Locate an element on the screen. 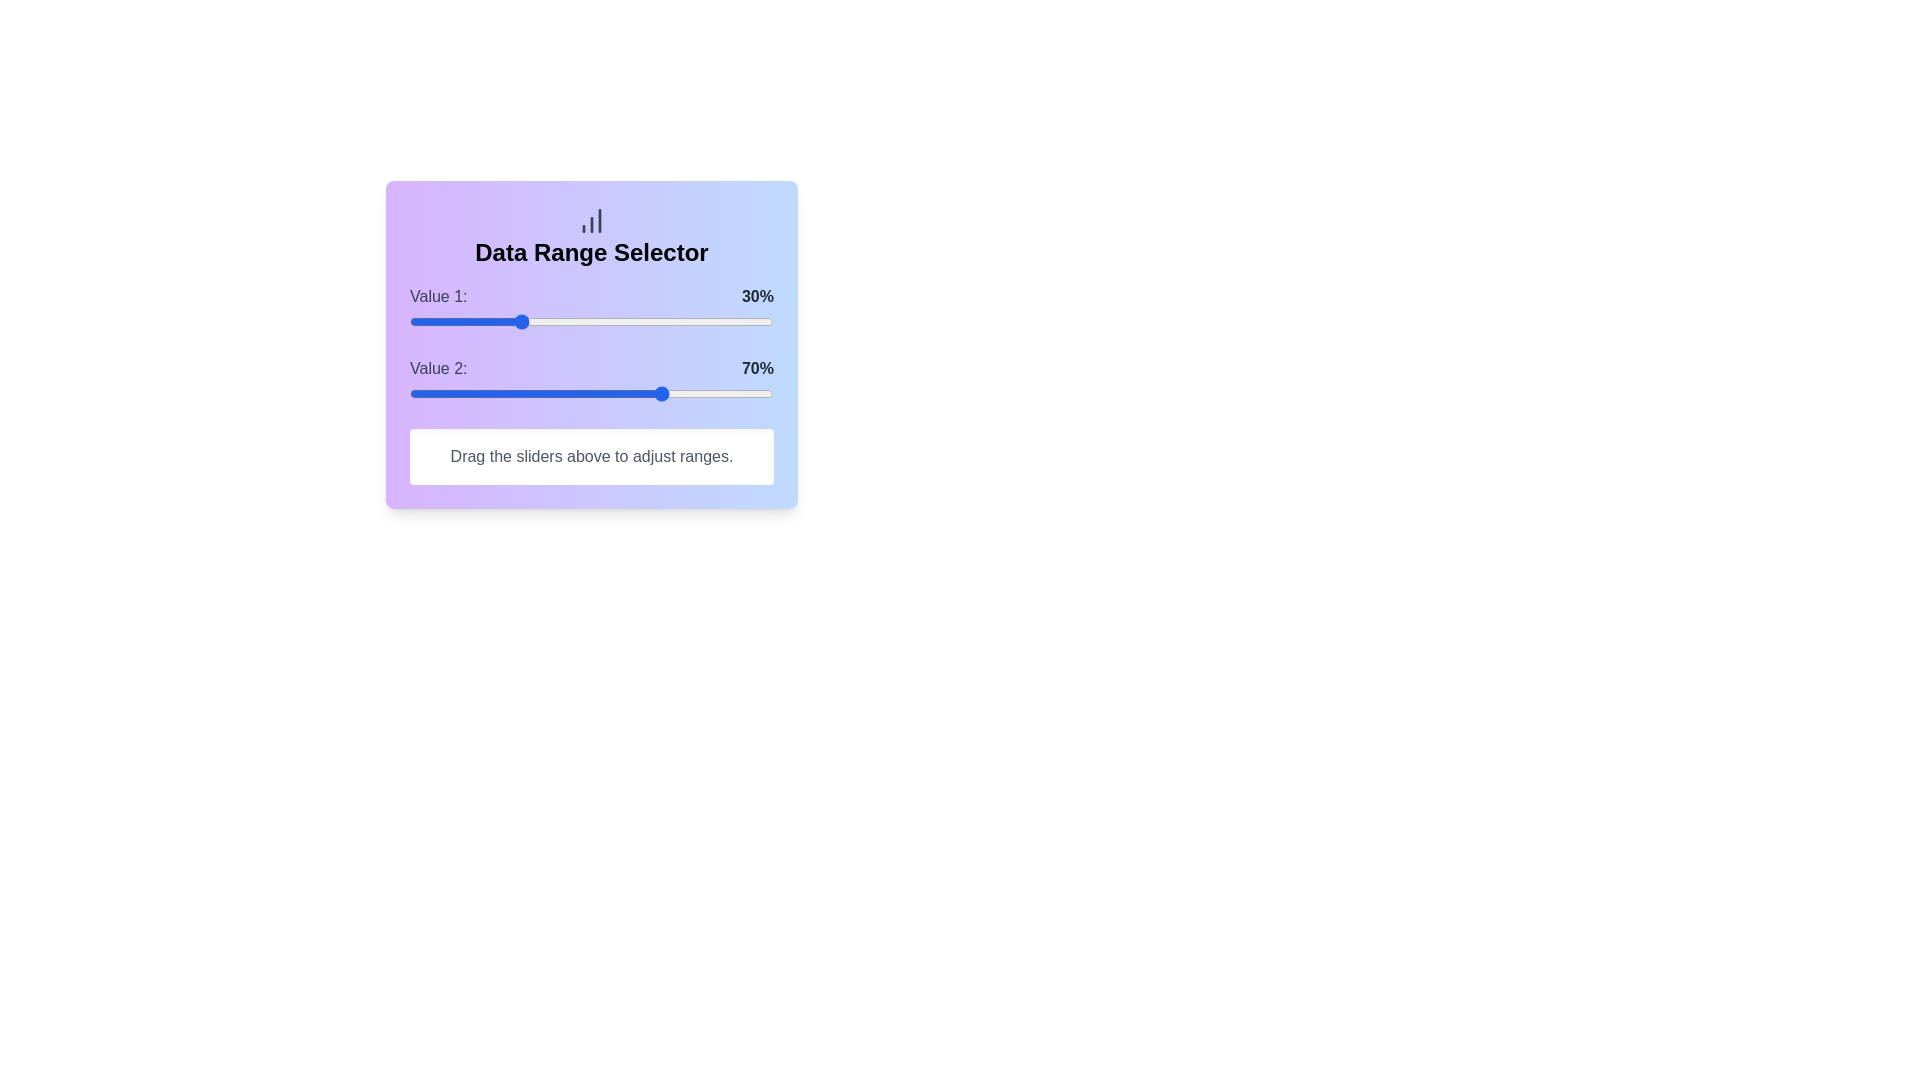  the text label 'Value 1' is located at coordinates (437, 297).